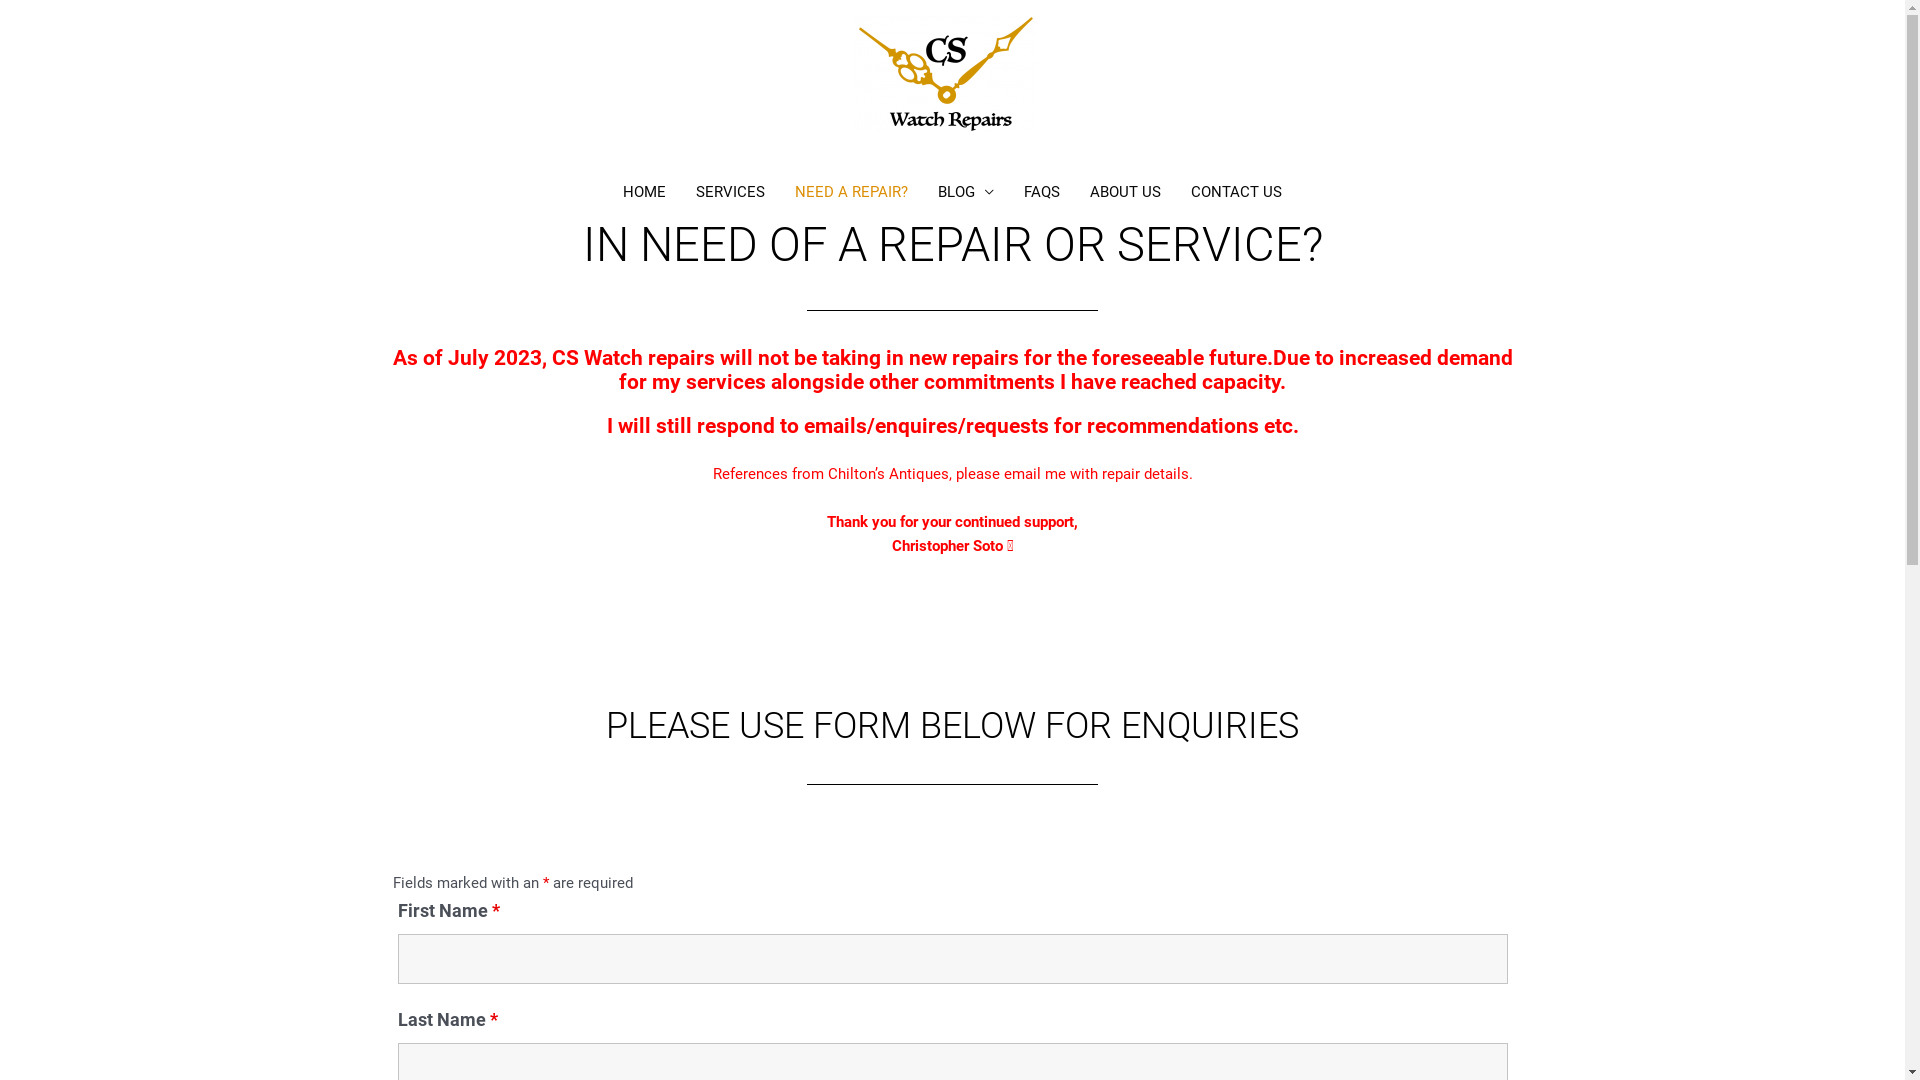  What do you see at coordinates (851, 192) in the screenshot?
I see `'NEED A REPAIR?'` at bounding box center [851, 192].